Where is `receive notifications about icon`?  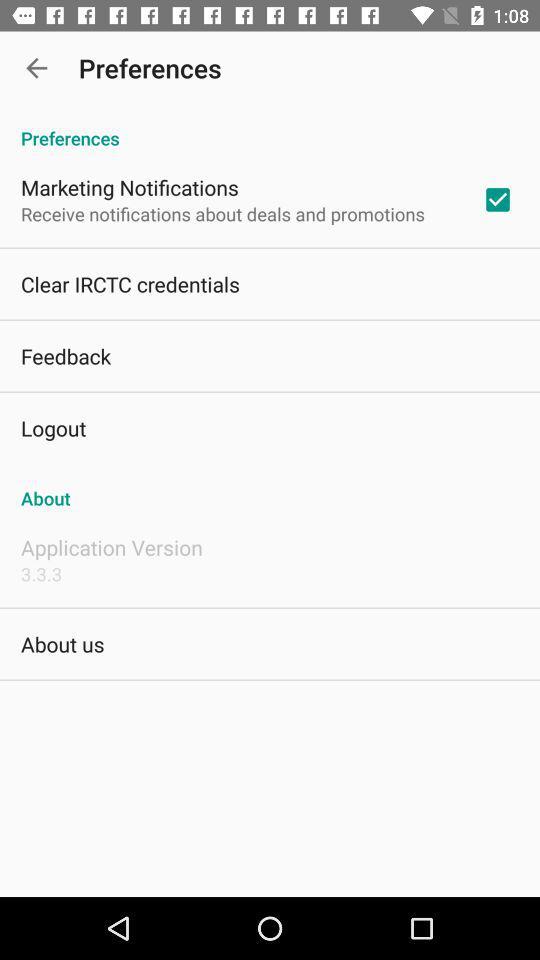
receive notifications about icon is located at coordinates (221, 214).